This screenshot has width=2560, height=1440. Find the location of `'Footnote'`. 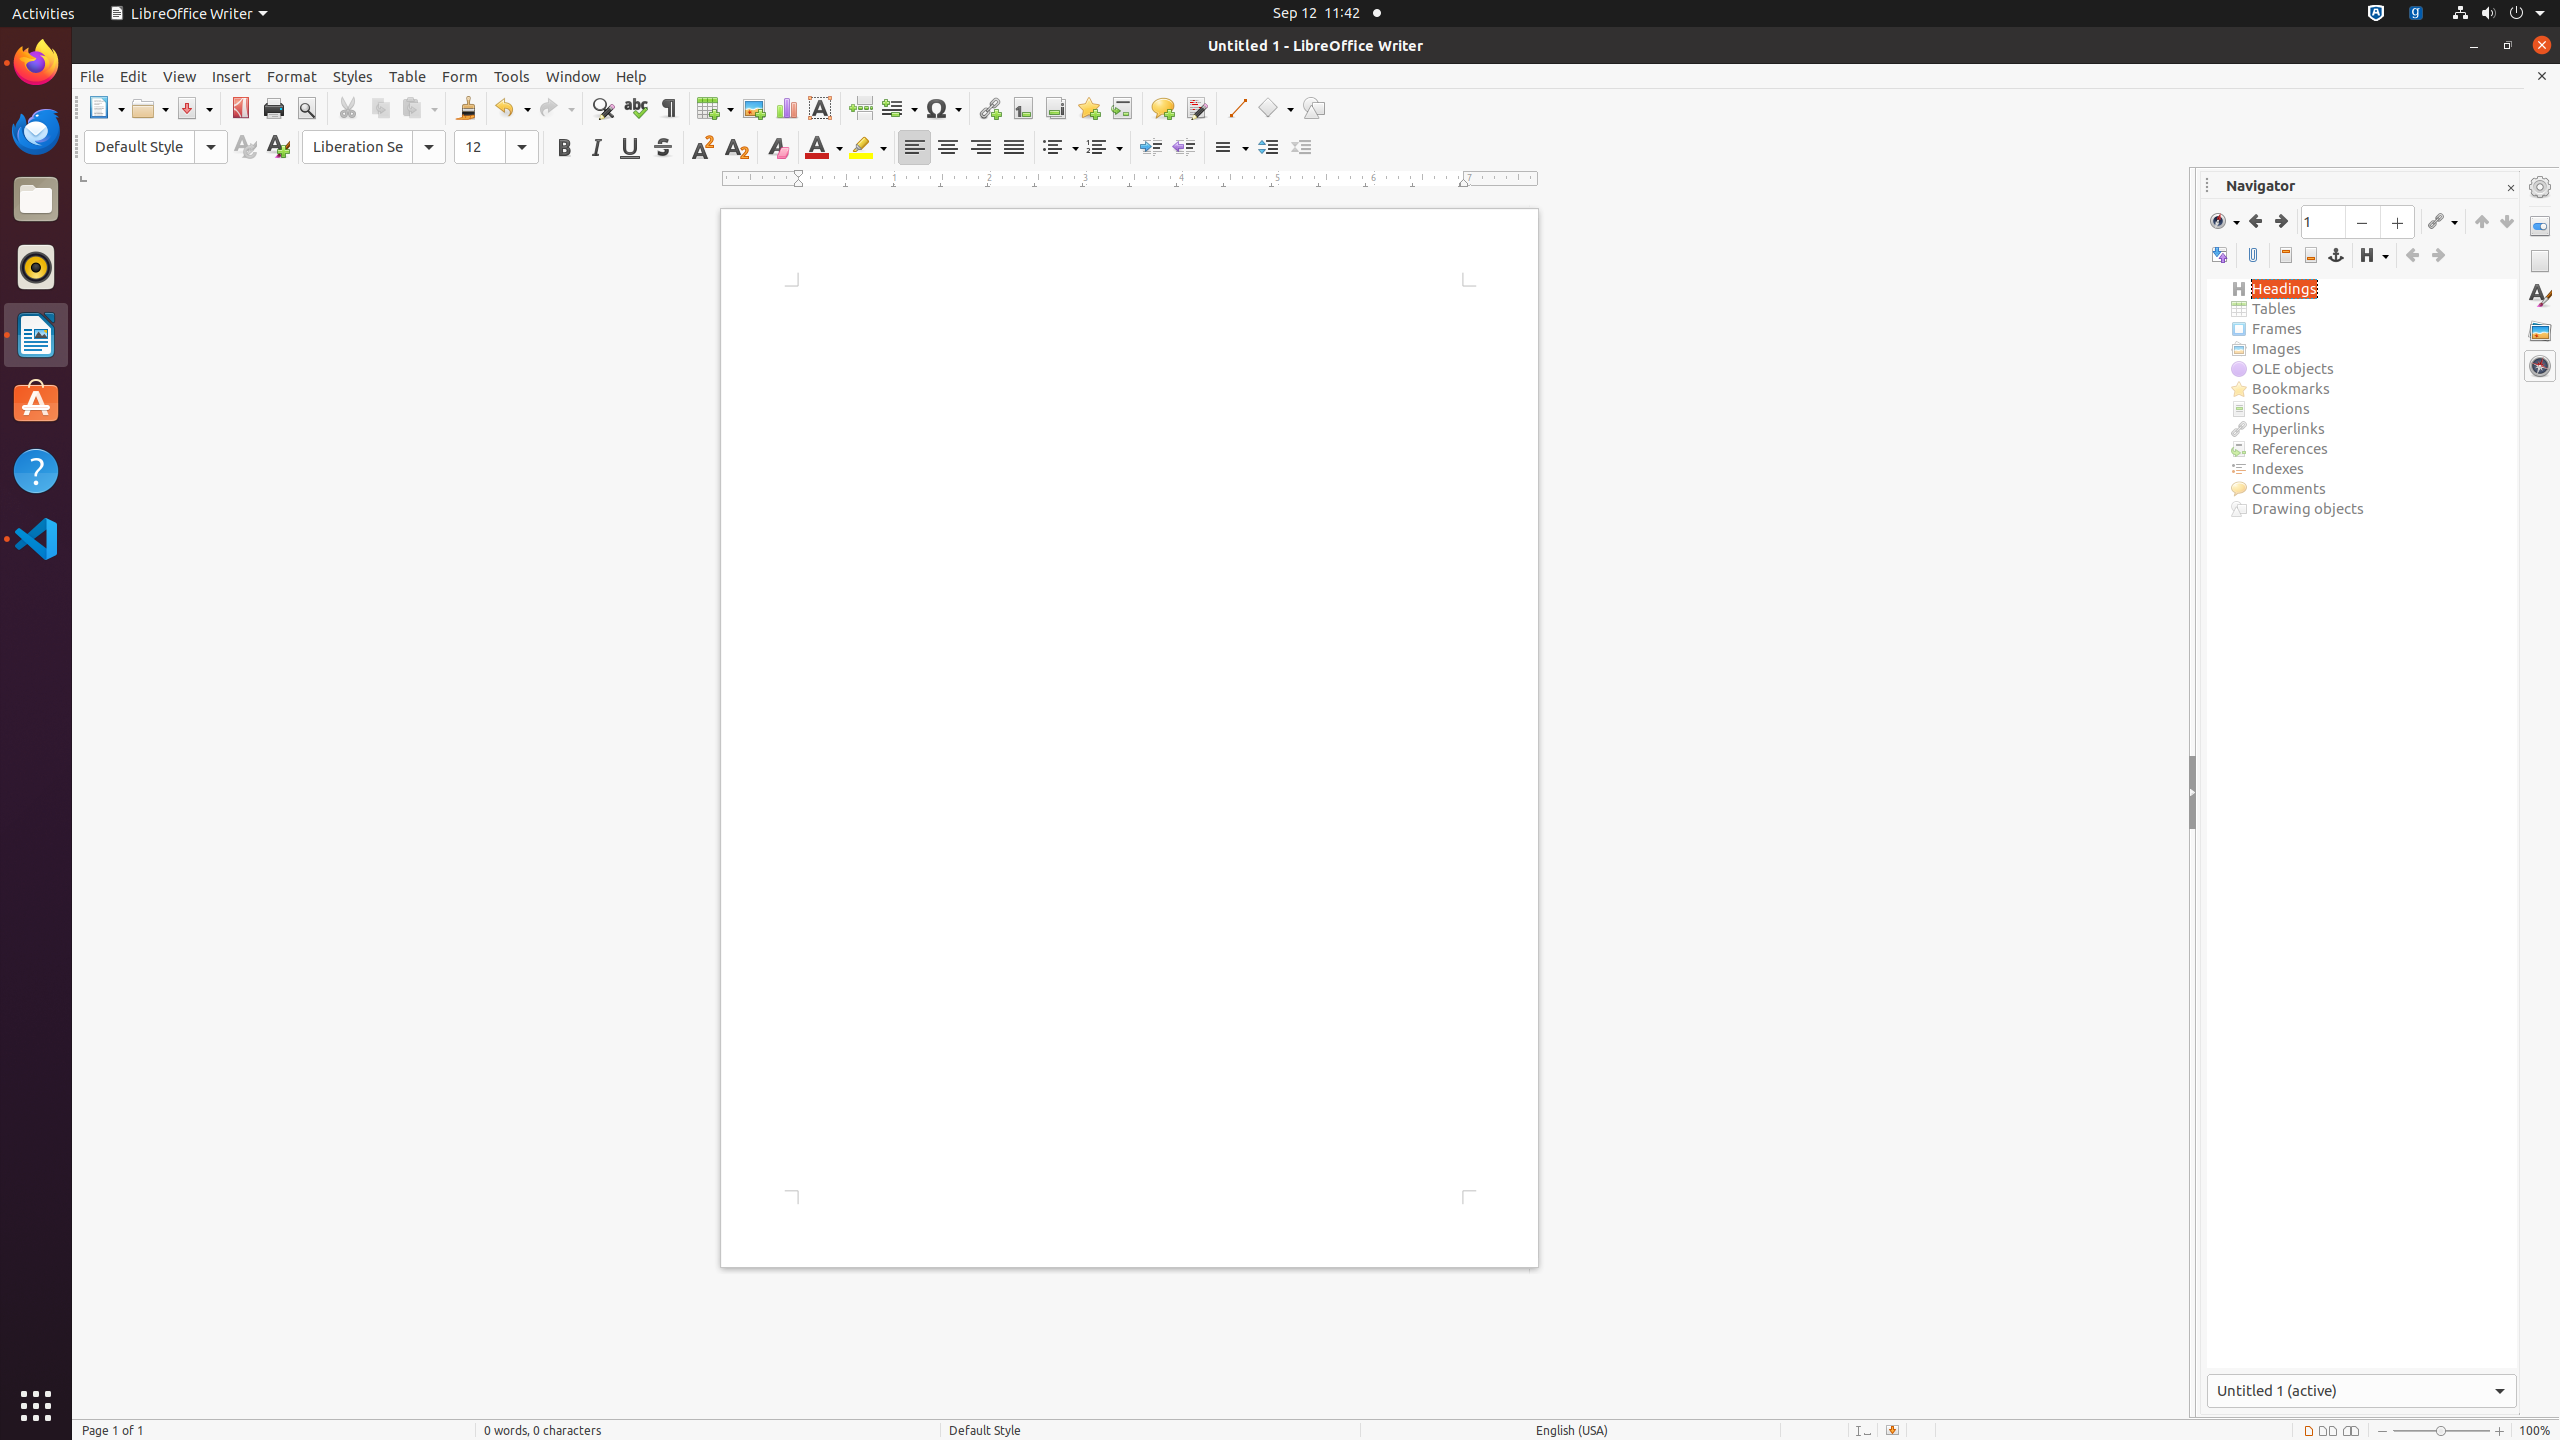

'Footnote' is located at coordinates (1022, 107).